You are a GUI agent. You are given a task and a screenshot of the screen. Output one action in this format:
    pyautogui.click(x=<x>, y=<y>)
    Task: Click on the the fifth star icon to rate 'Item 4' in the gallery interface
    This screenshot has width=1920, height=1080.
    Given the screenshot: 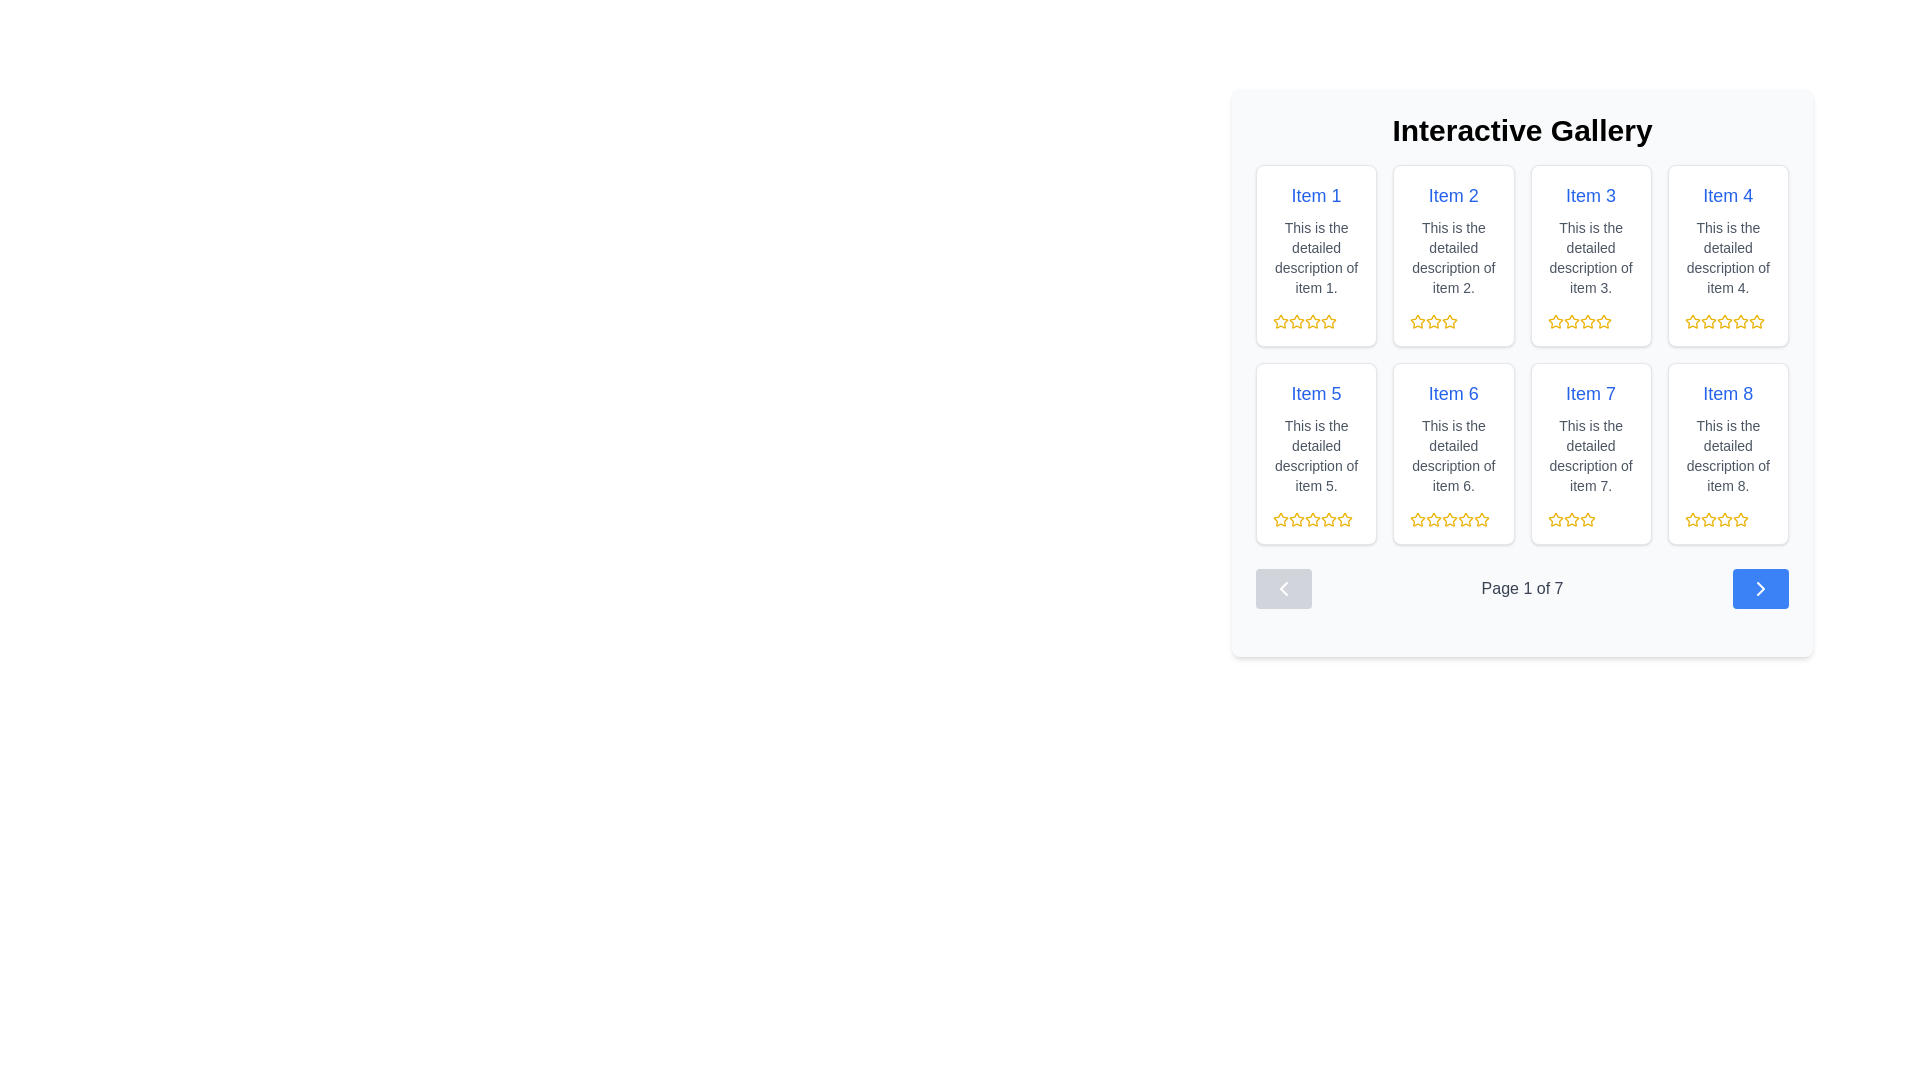 What is the action you would take?
    pyautogui.click(x=1755, y=320)
    